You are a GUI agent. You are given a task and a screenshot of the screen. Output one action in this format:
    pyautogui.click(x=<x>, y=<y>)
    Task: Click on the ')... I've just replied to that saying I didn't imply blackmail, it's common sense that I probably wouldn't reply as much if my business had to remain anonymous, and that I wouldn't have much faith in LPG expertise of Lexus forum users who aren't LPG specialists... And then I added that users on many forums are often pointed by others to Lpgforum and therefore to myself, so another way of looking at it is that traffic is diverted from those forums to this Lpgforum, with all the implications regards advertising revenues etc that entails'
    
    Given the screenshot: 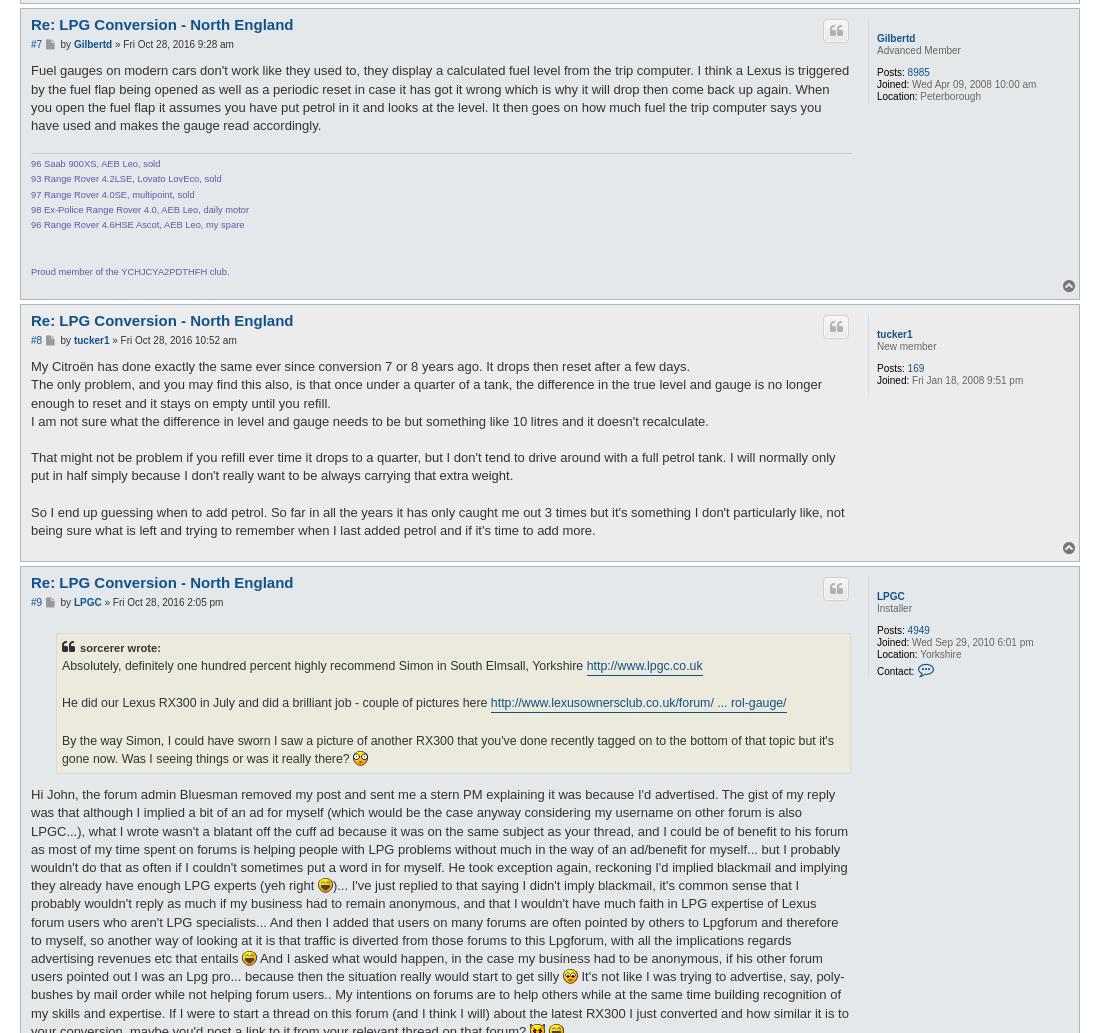 What is the action you would take?
    pyautogui.click(x=433, y=920)
    